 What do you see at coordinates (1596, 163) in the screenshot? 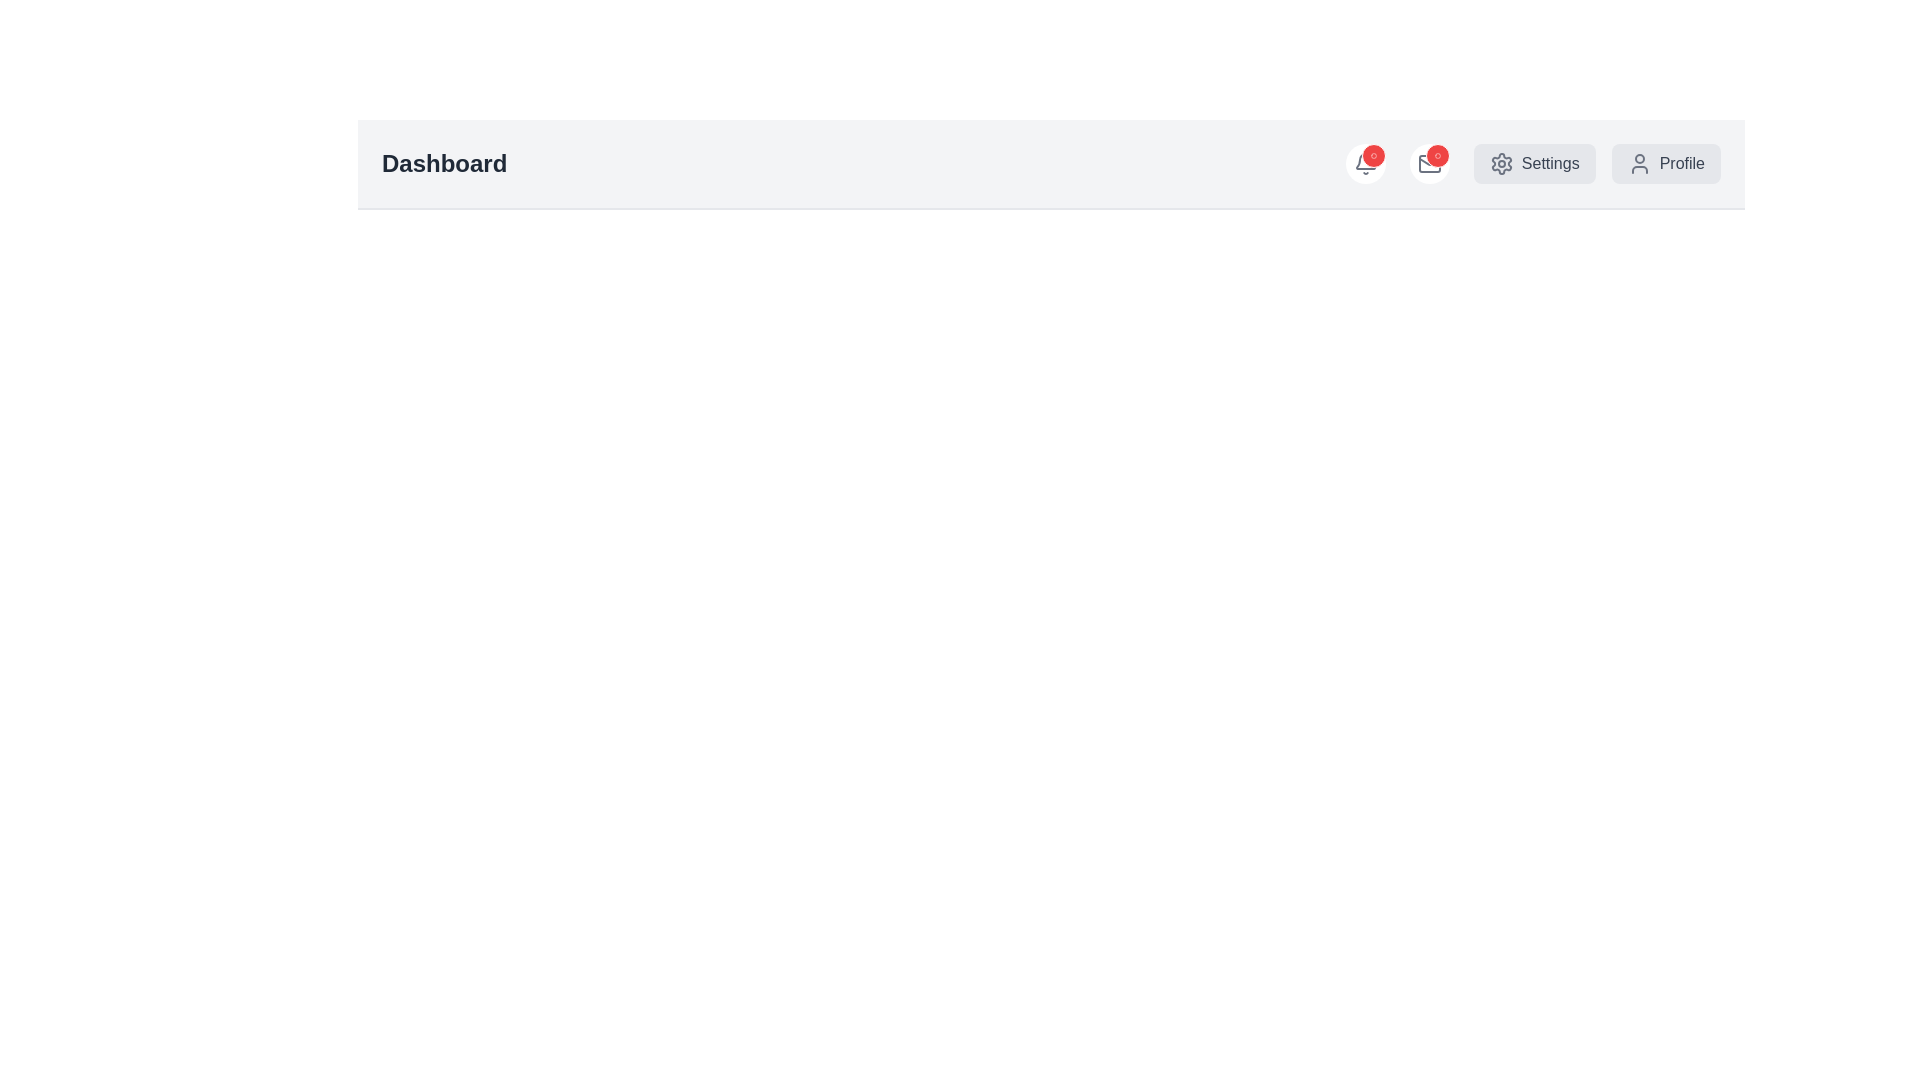
I see `the 'Settings' button in the top-right corner of the interface` at bounding box center [1596, 163].